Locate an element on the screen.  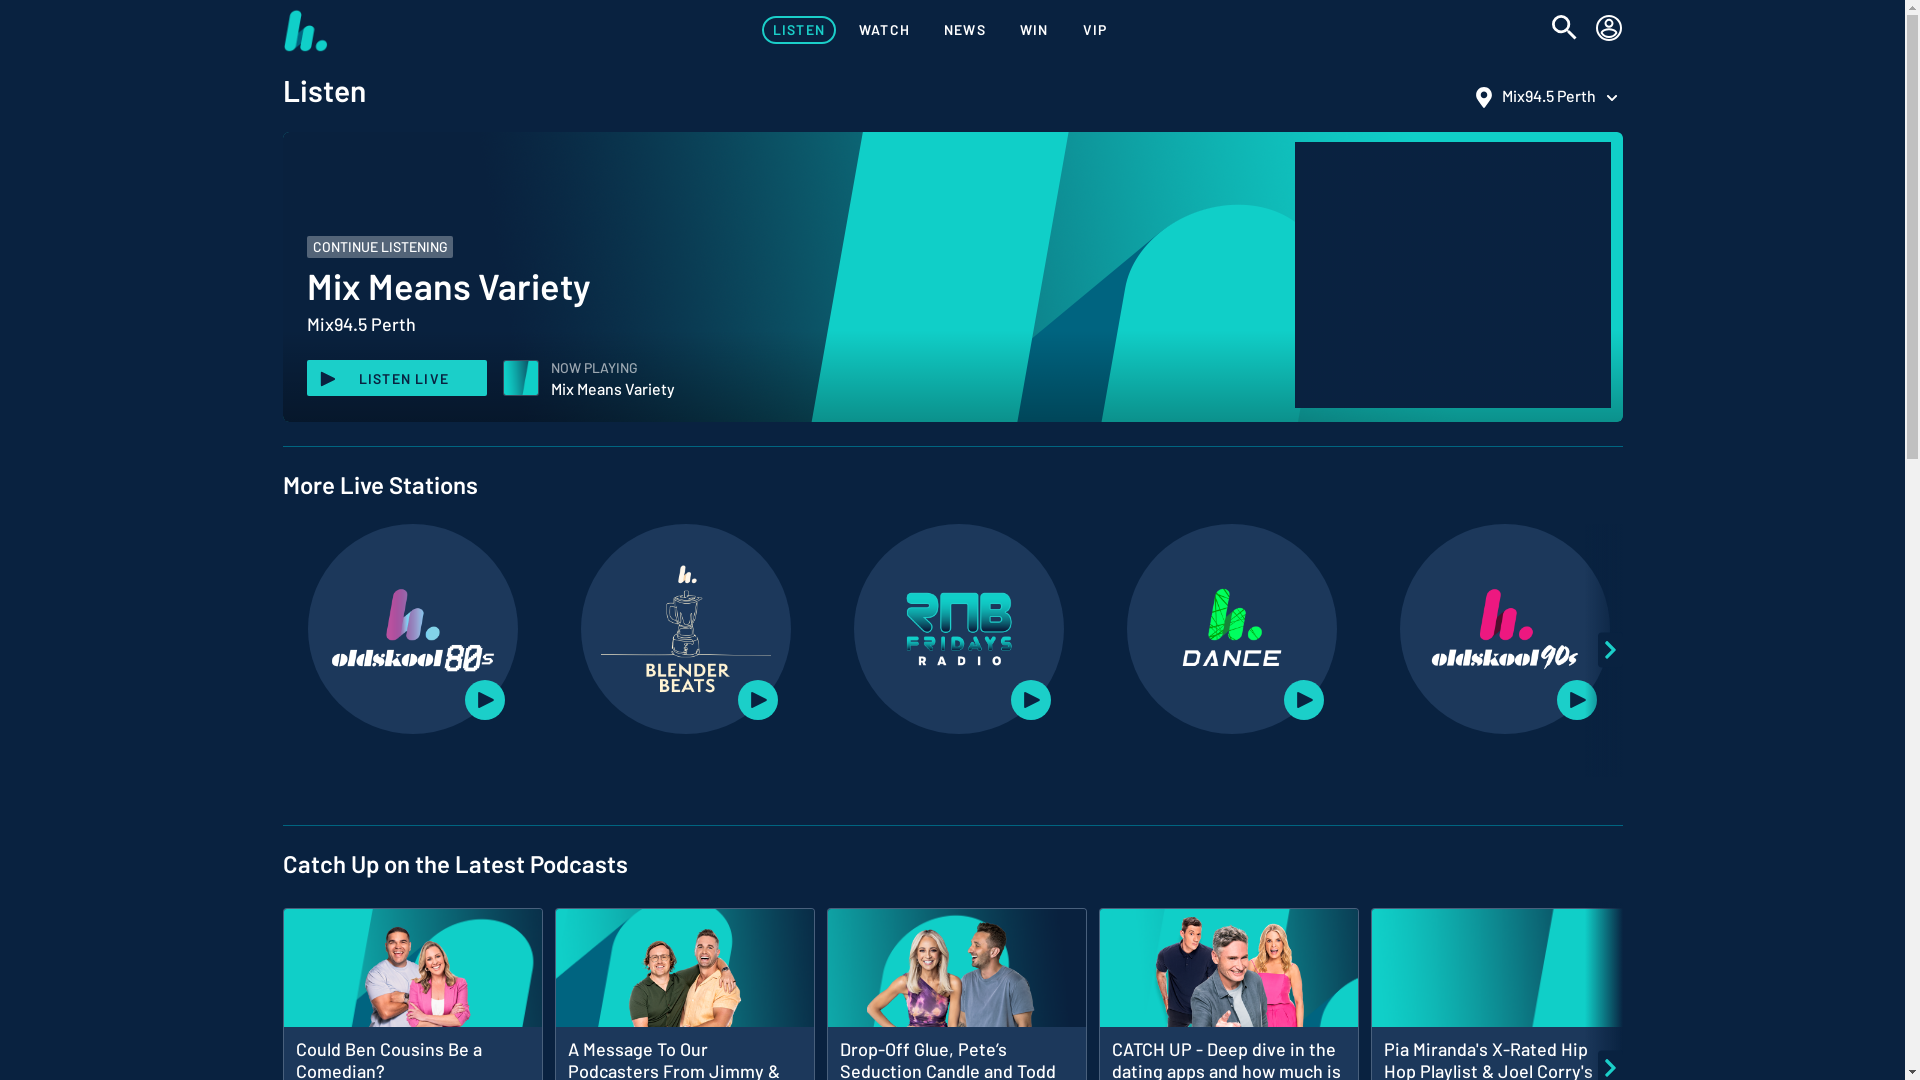
'WATCH' is located at coordinates (883, 30).